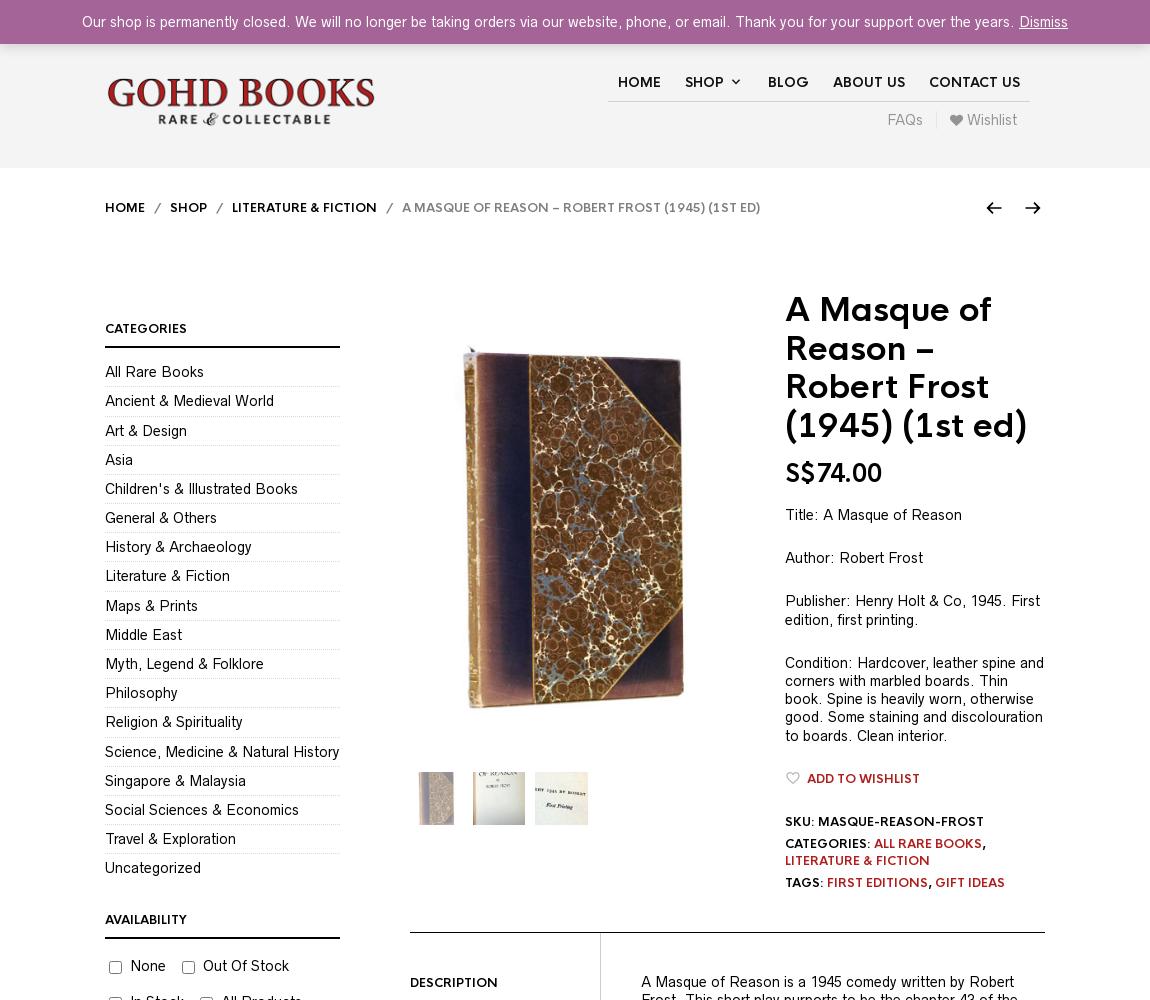  I want to click on 'Wishlist', so click(990, 119).